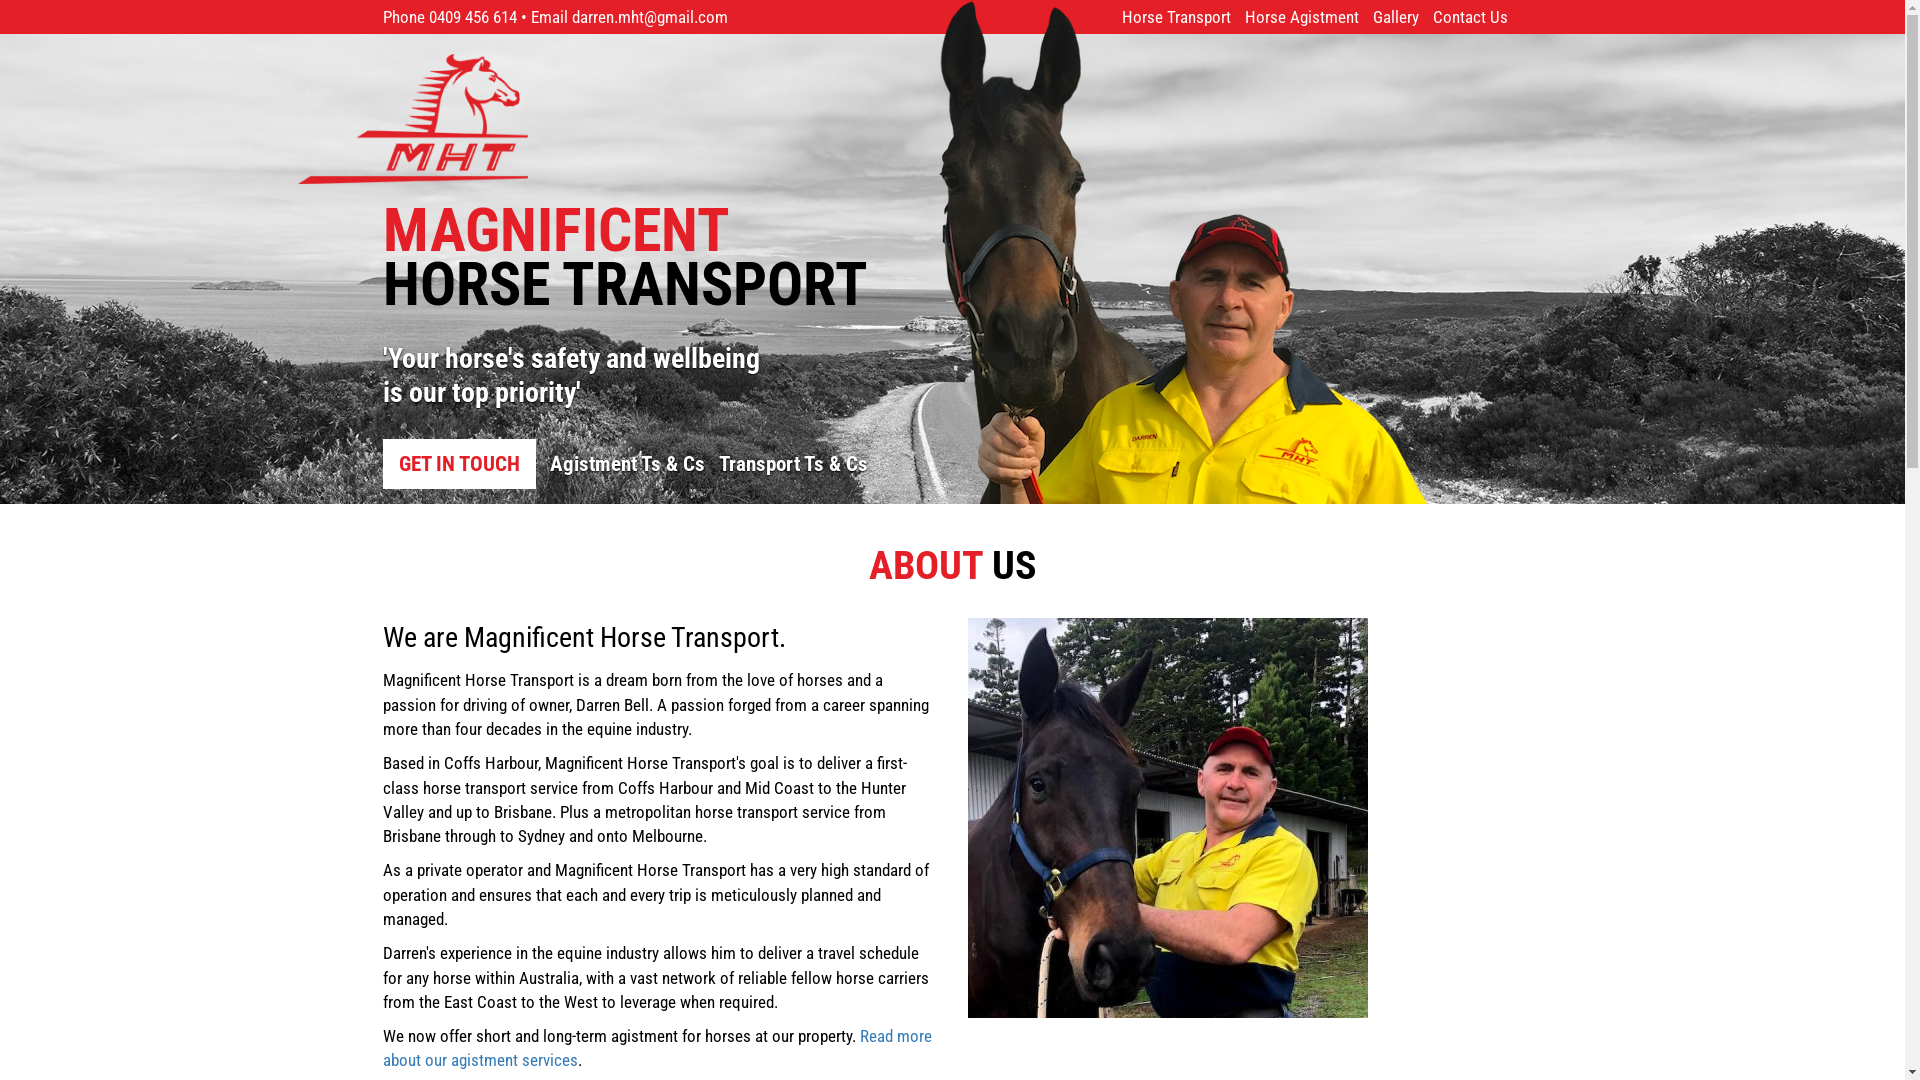  Describe the element at coordinates (1300, 16) in the screenshot. I see `'Horse Agistment'` at that location.